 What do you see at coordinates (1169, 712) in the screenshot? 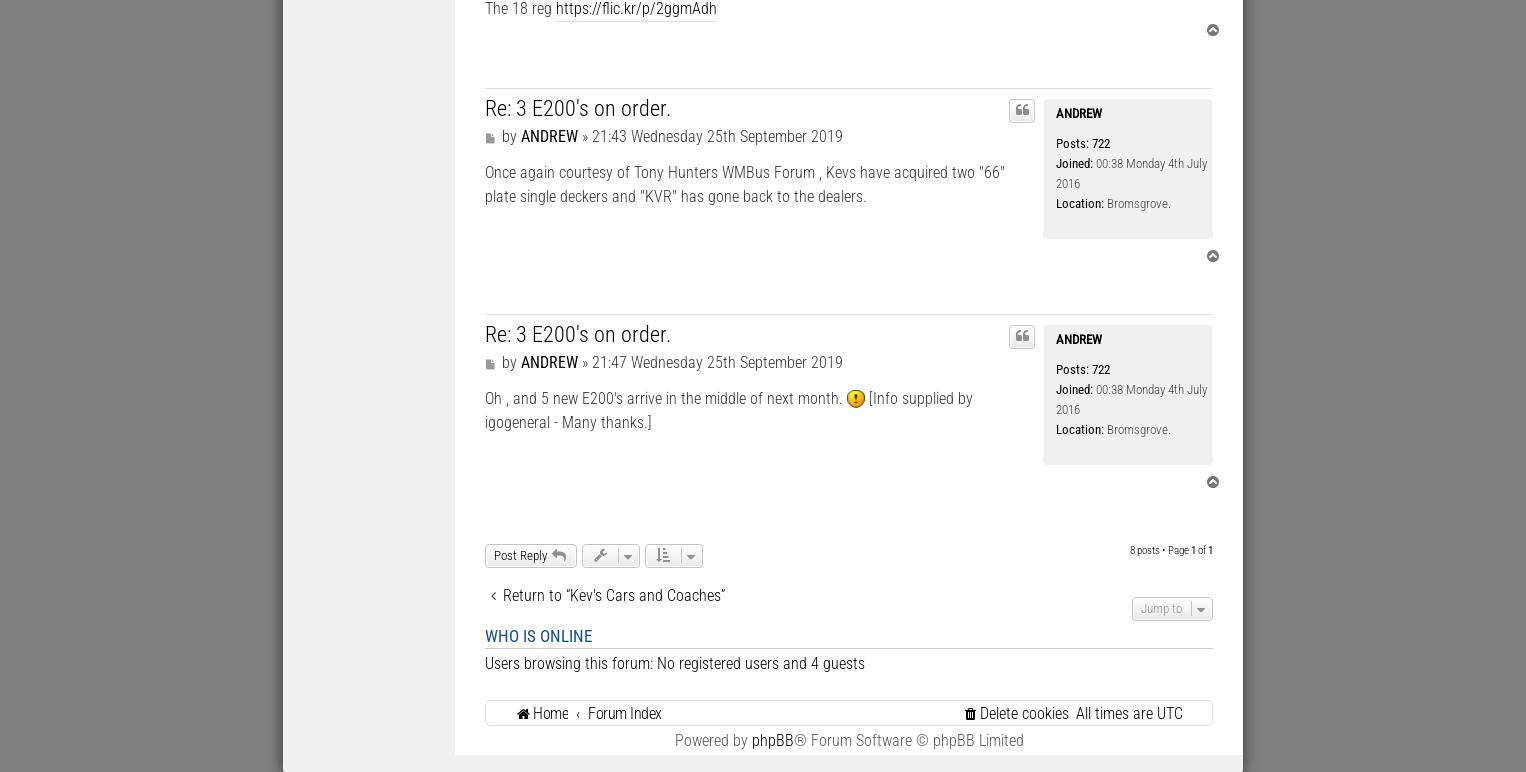
I see `'UTC'` at bounding box center [1169, 712].